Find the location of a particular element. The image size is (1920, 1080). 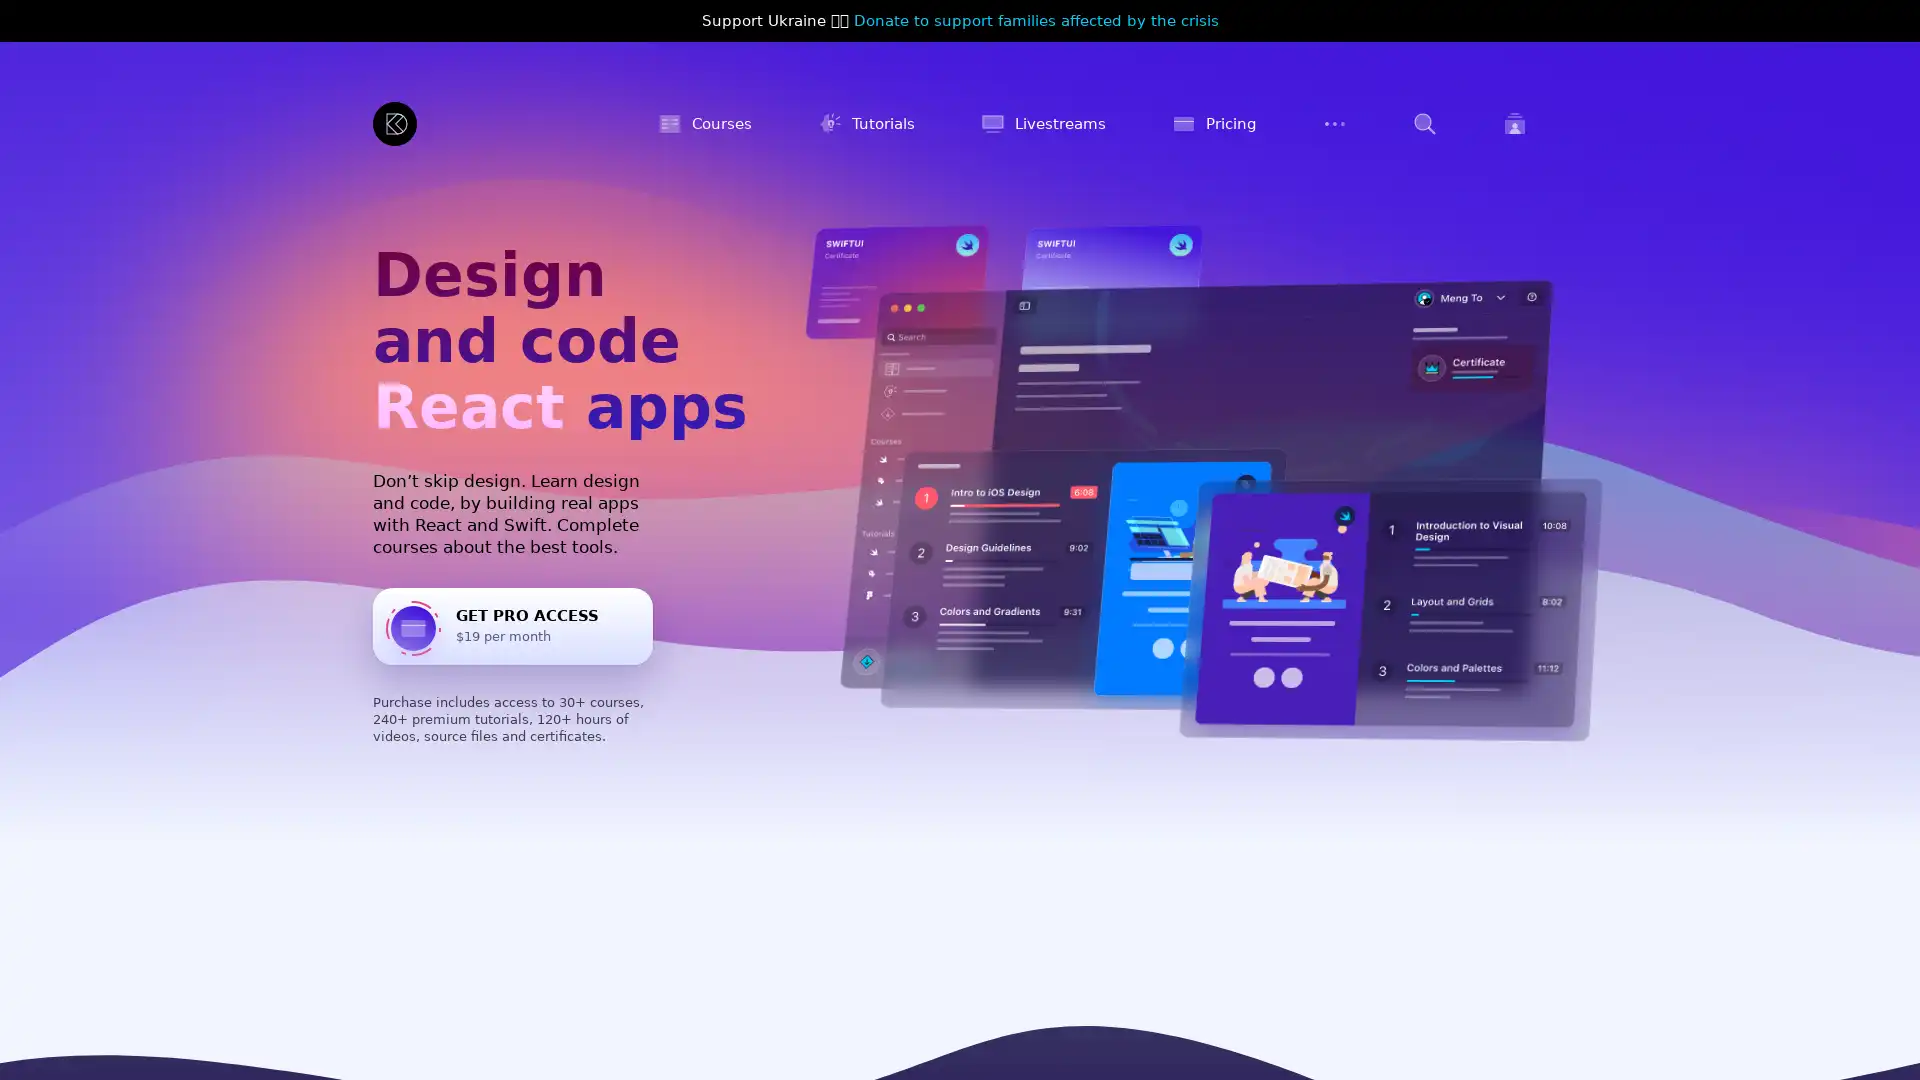

undefined icon is located at coordinates (1424, 123).